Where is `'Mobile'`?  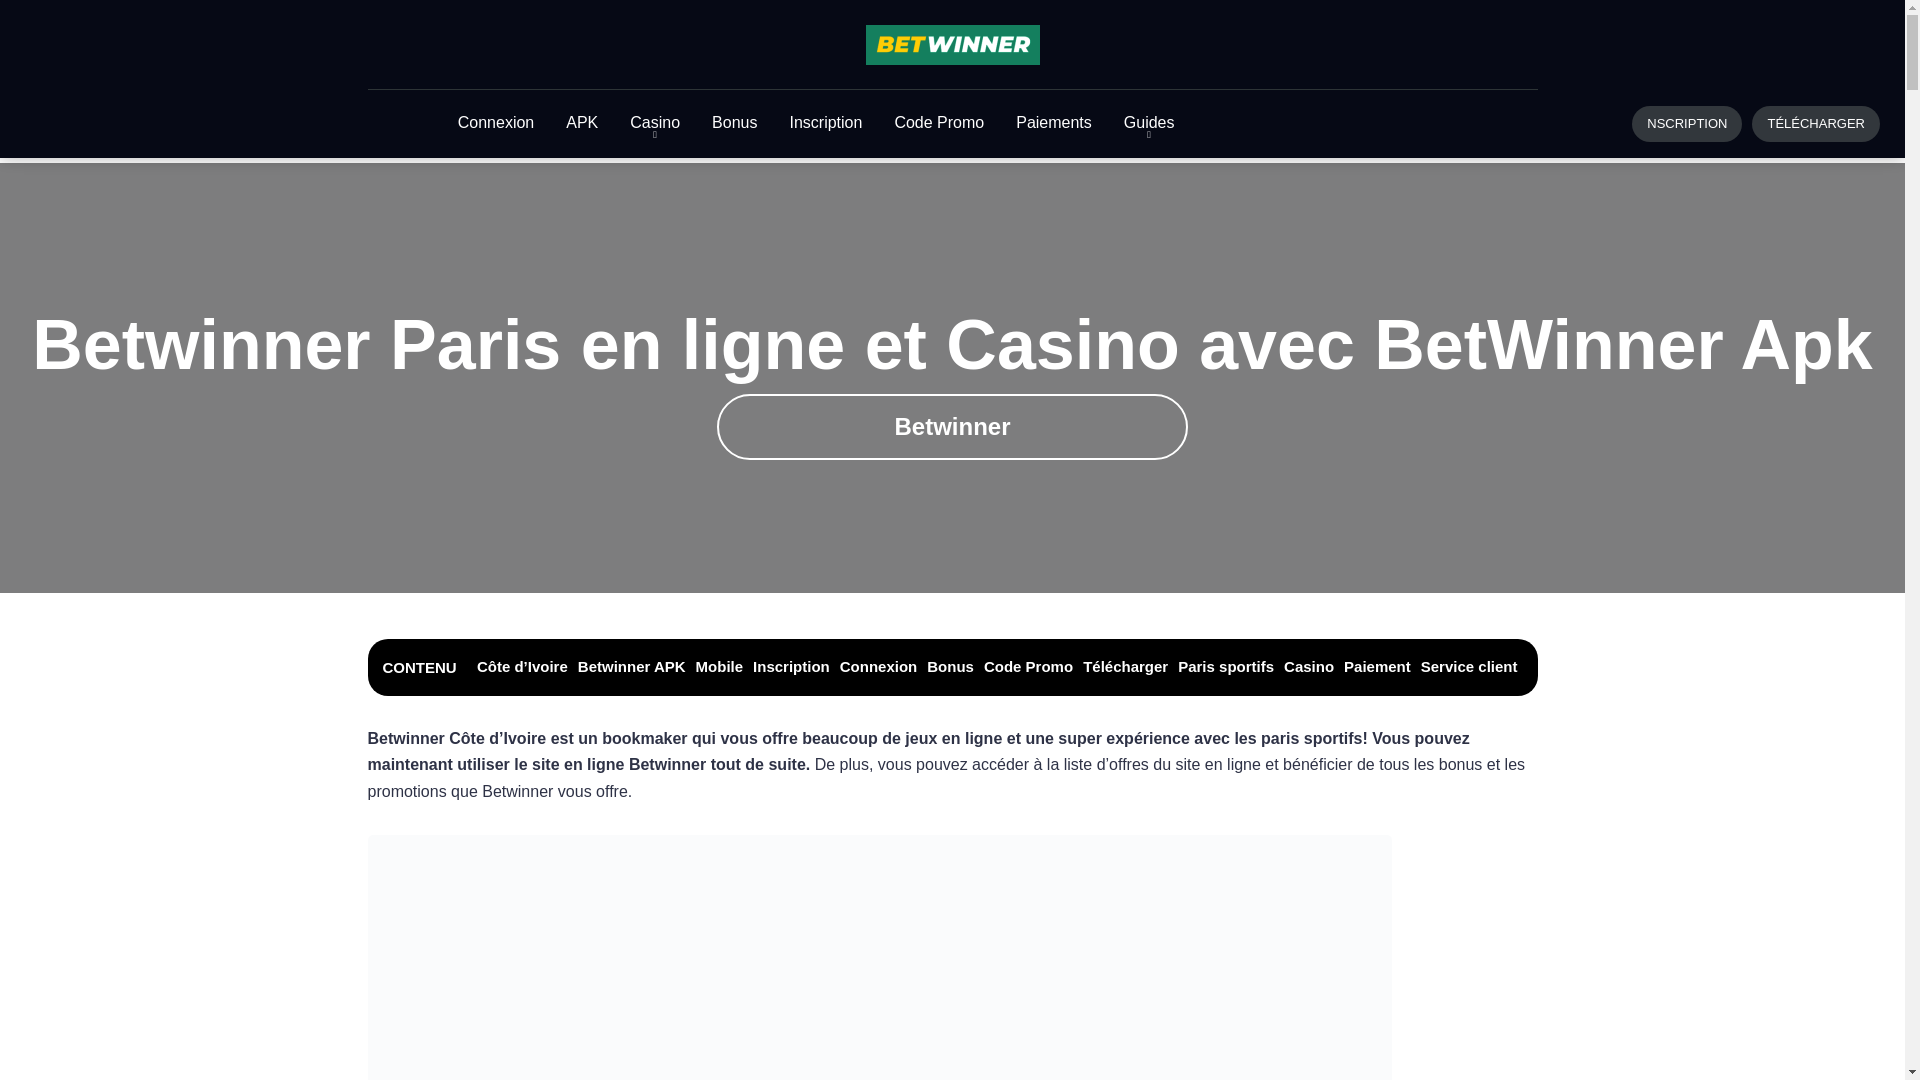
'Mobile' is located at coordinates (720, 666).